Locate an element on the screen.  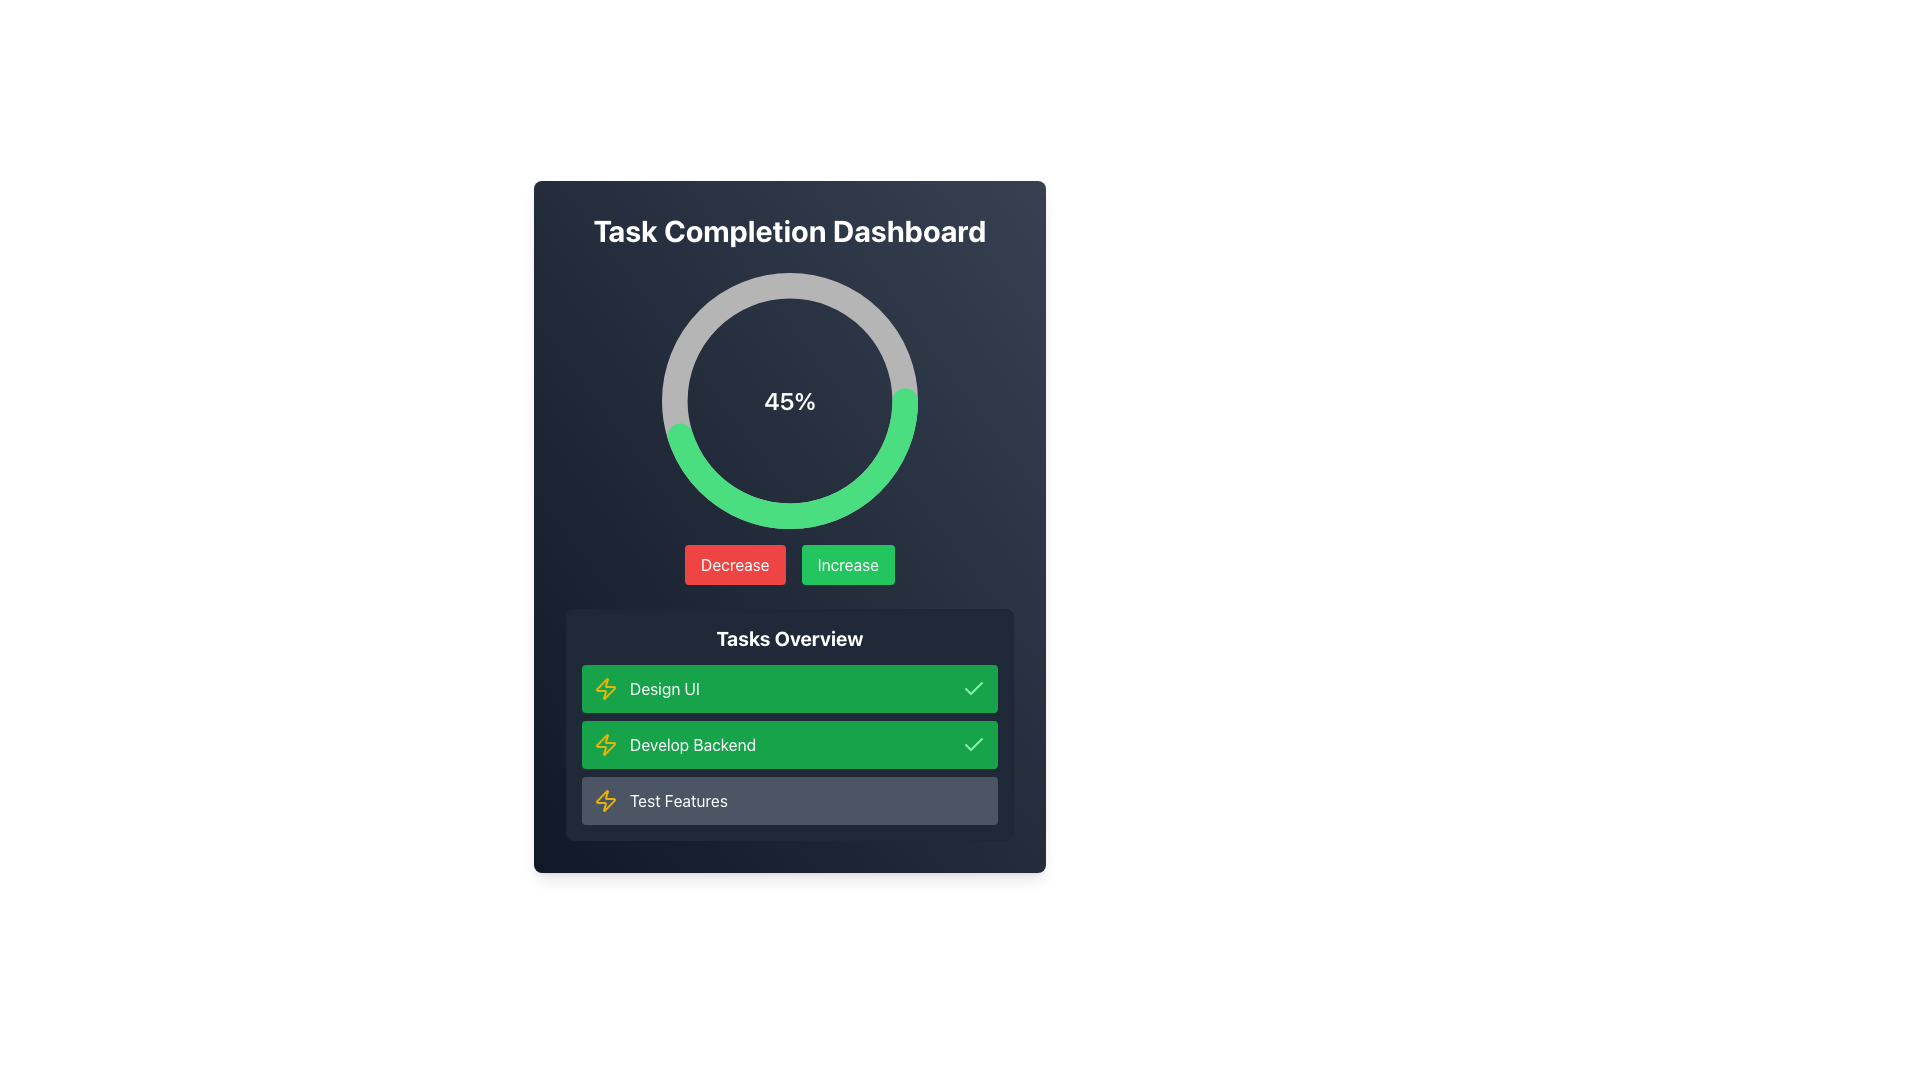
the task indicator icon for the 'Develop Backend' task located in the 'Tasks Overview' section, which is horizontally aligned with the task label is located at coordinates (604, 744).